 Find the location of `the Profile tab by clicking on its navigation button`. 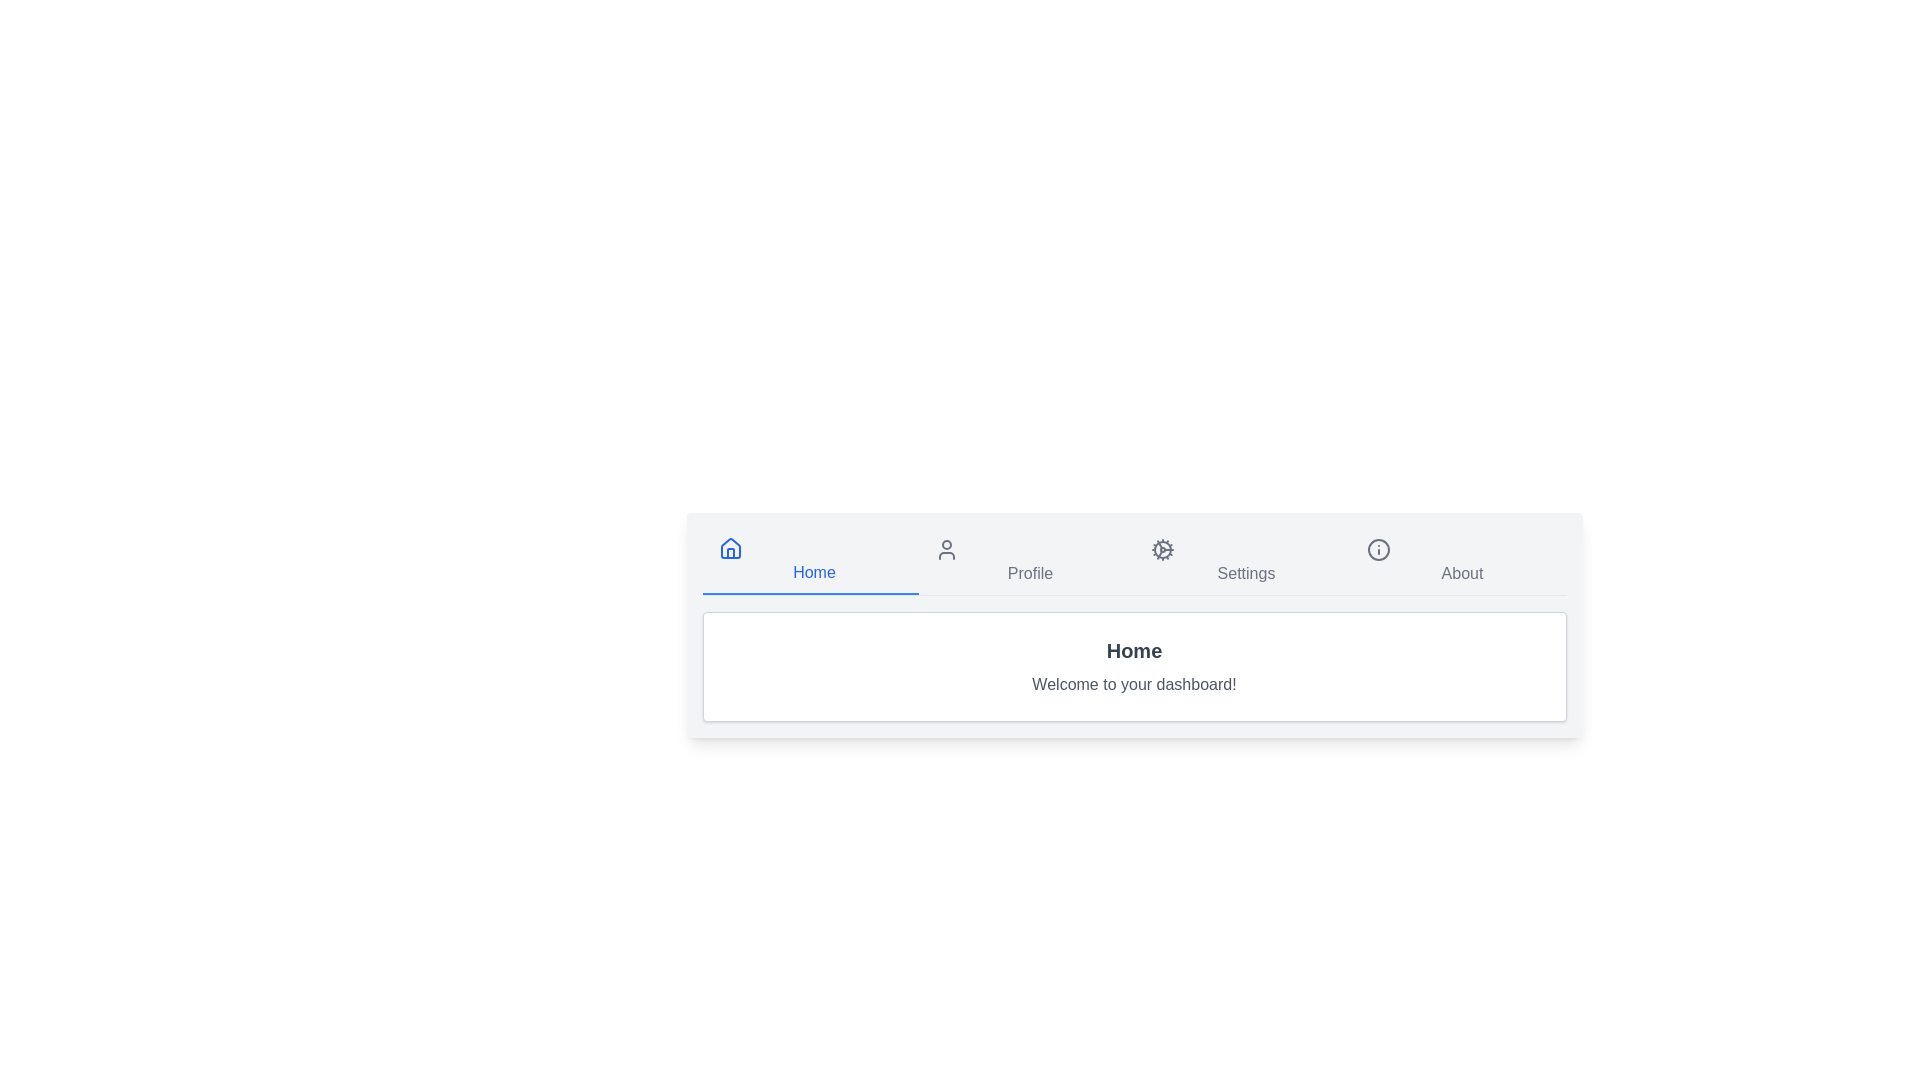

the Profile tab by clicking on its navigation button is located at coordinates (1026, 562).